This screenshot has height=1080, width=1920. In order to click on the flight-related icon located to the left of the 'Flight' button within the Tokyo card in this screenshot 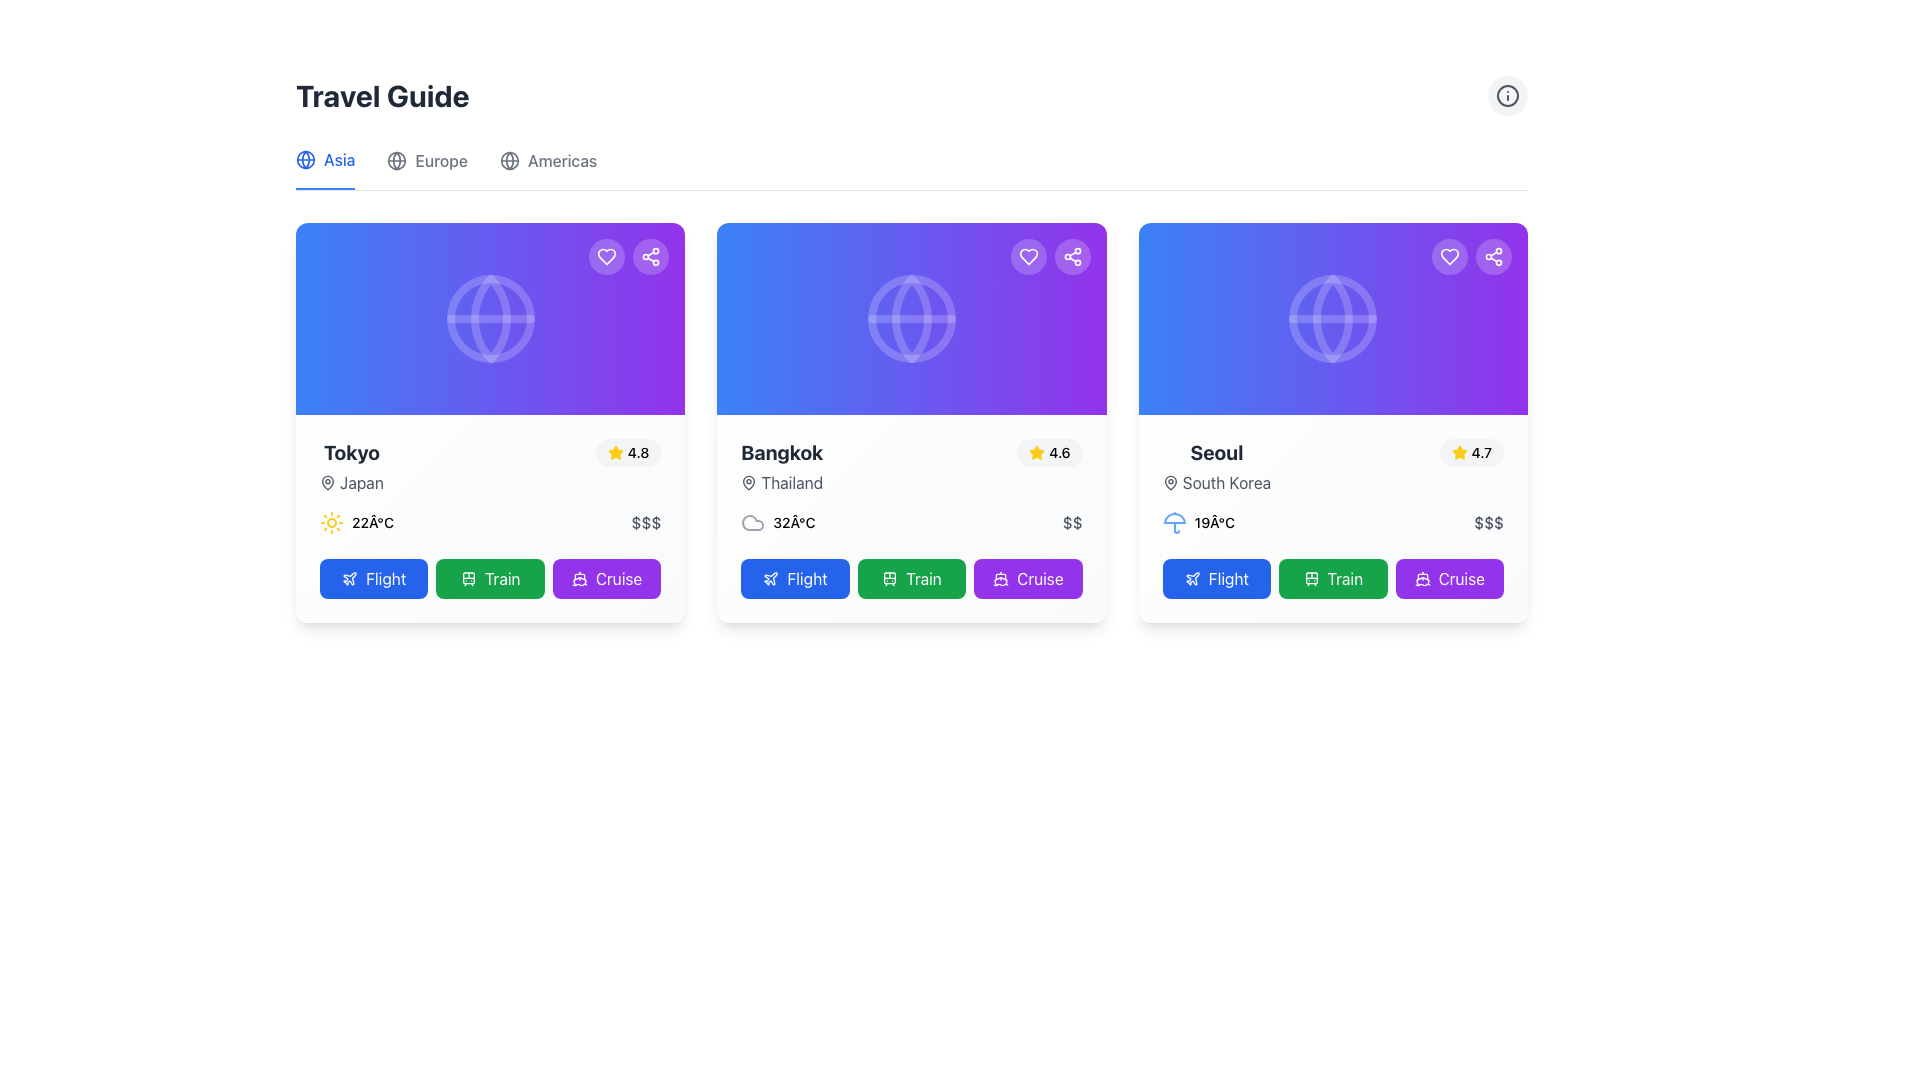, I will do `click(350, 578)`.